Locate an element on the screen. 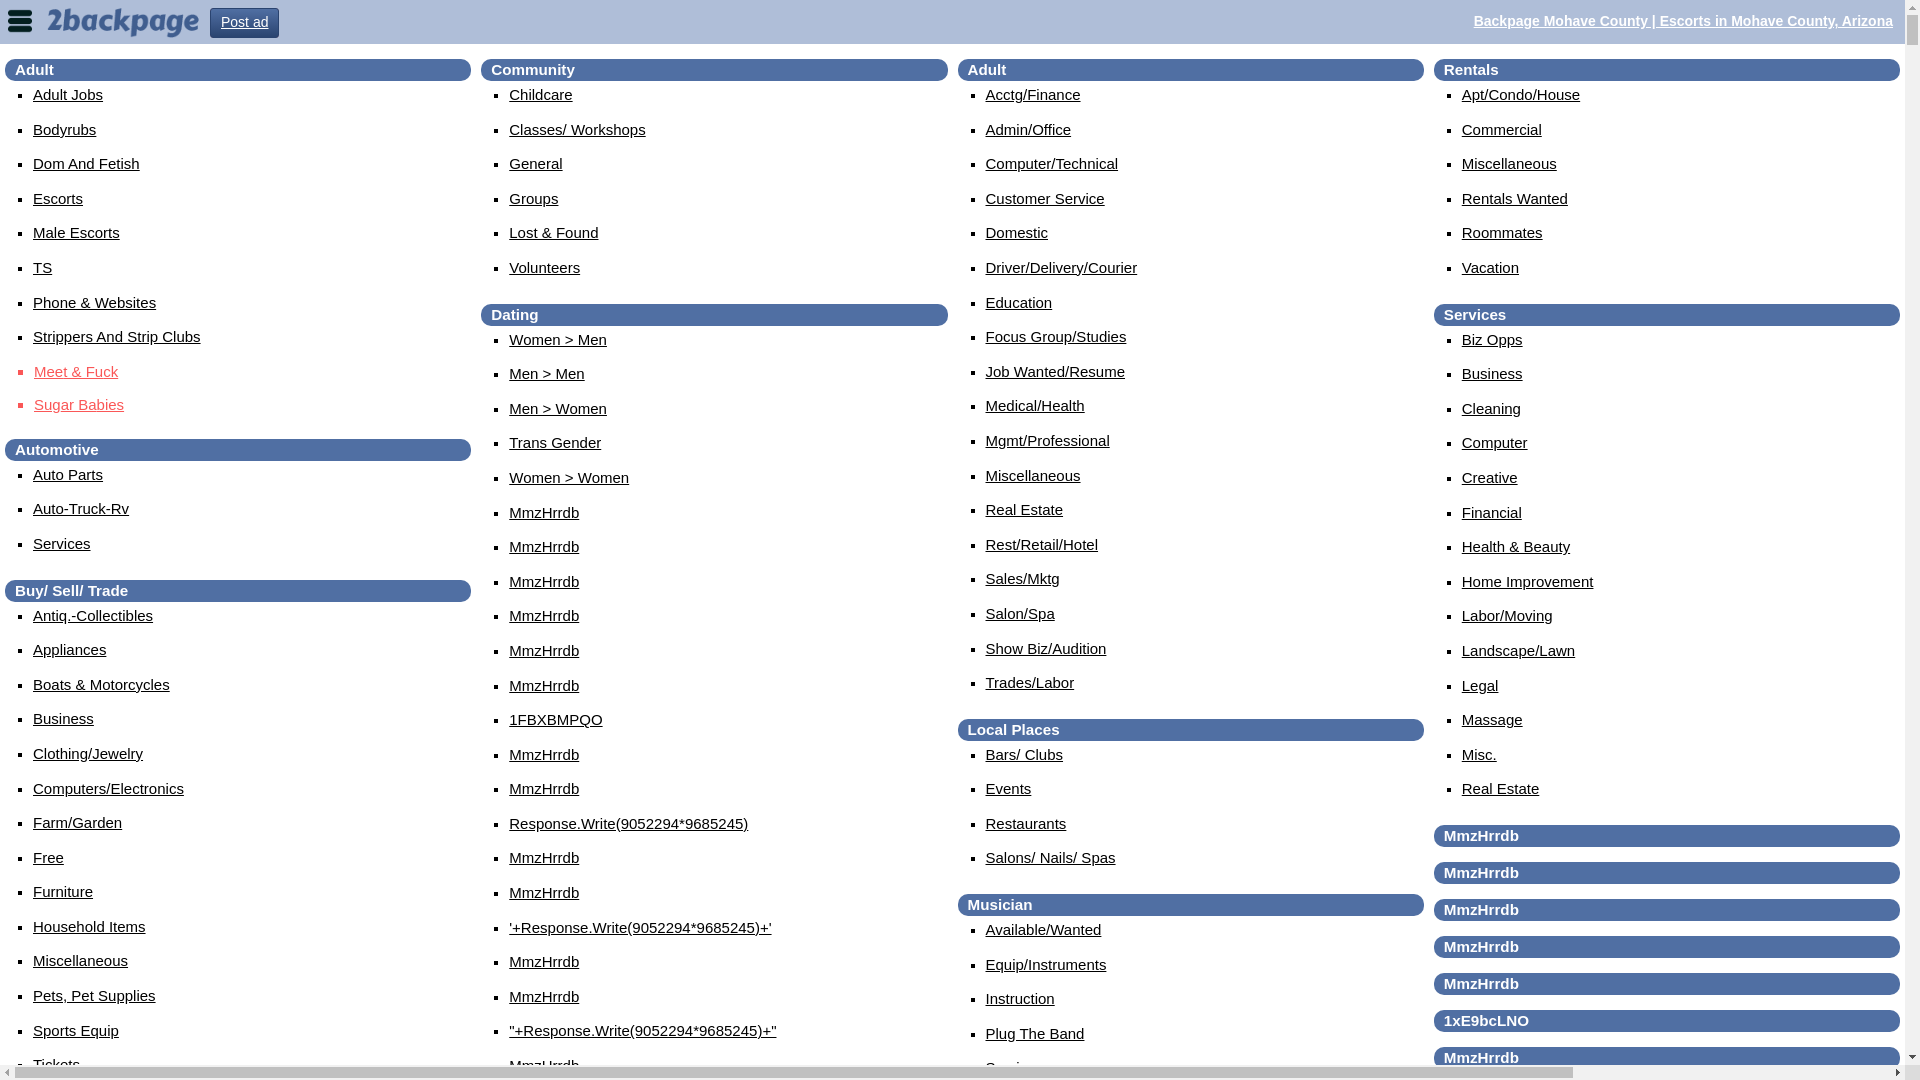 The image size is (1920, 1080). 'Groups' is located at coordinates (533, 198).